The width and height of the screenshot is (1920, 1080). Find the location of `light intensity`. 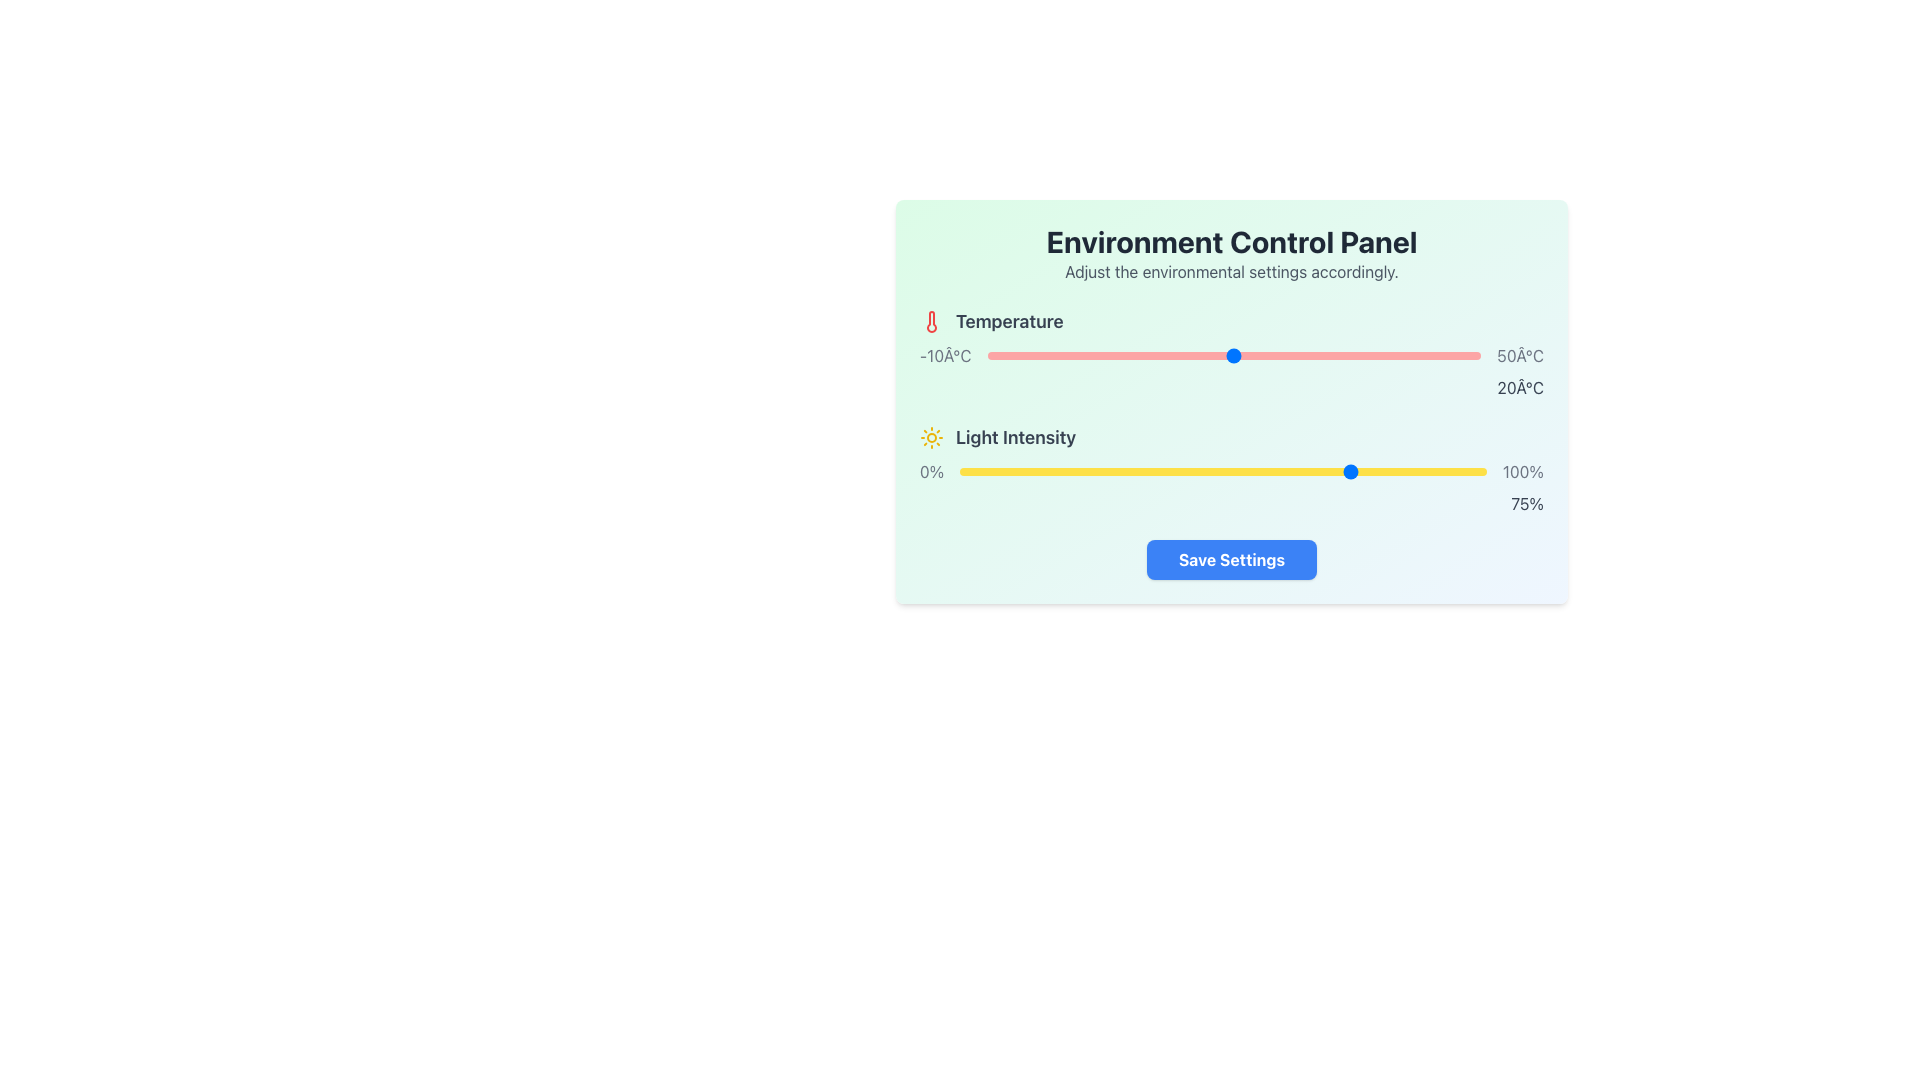

light intensity is located at coordinates (1254, 471).